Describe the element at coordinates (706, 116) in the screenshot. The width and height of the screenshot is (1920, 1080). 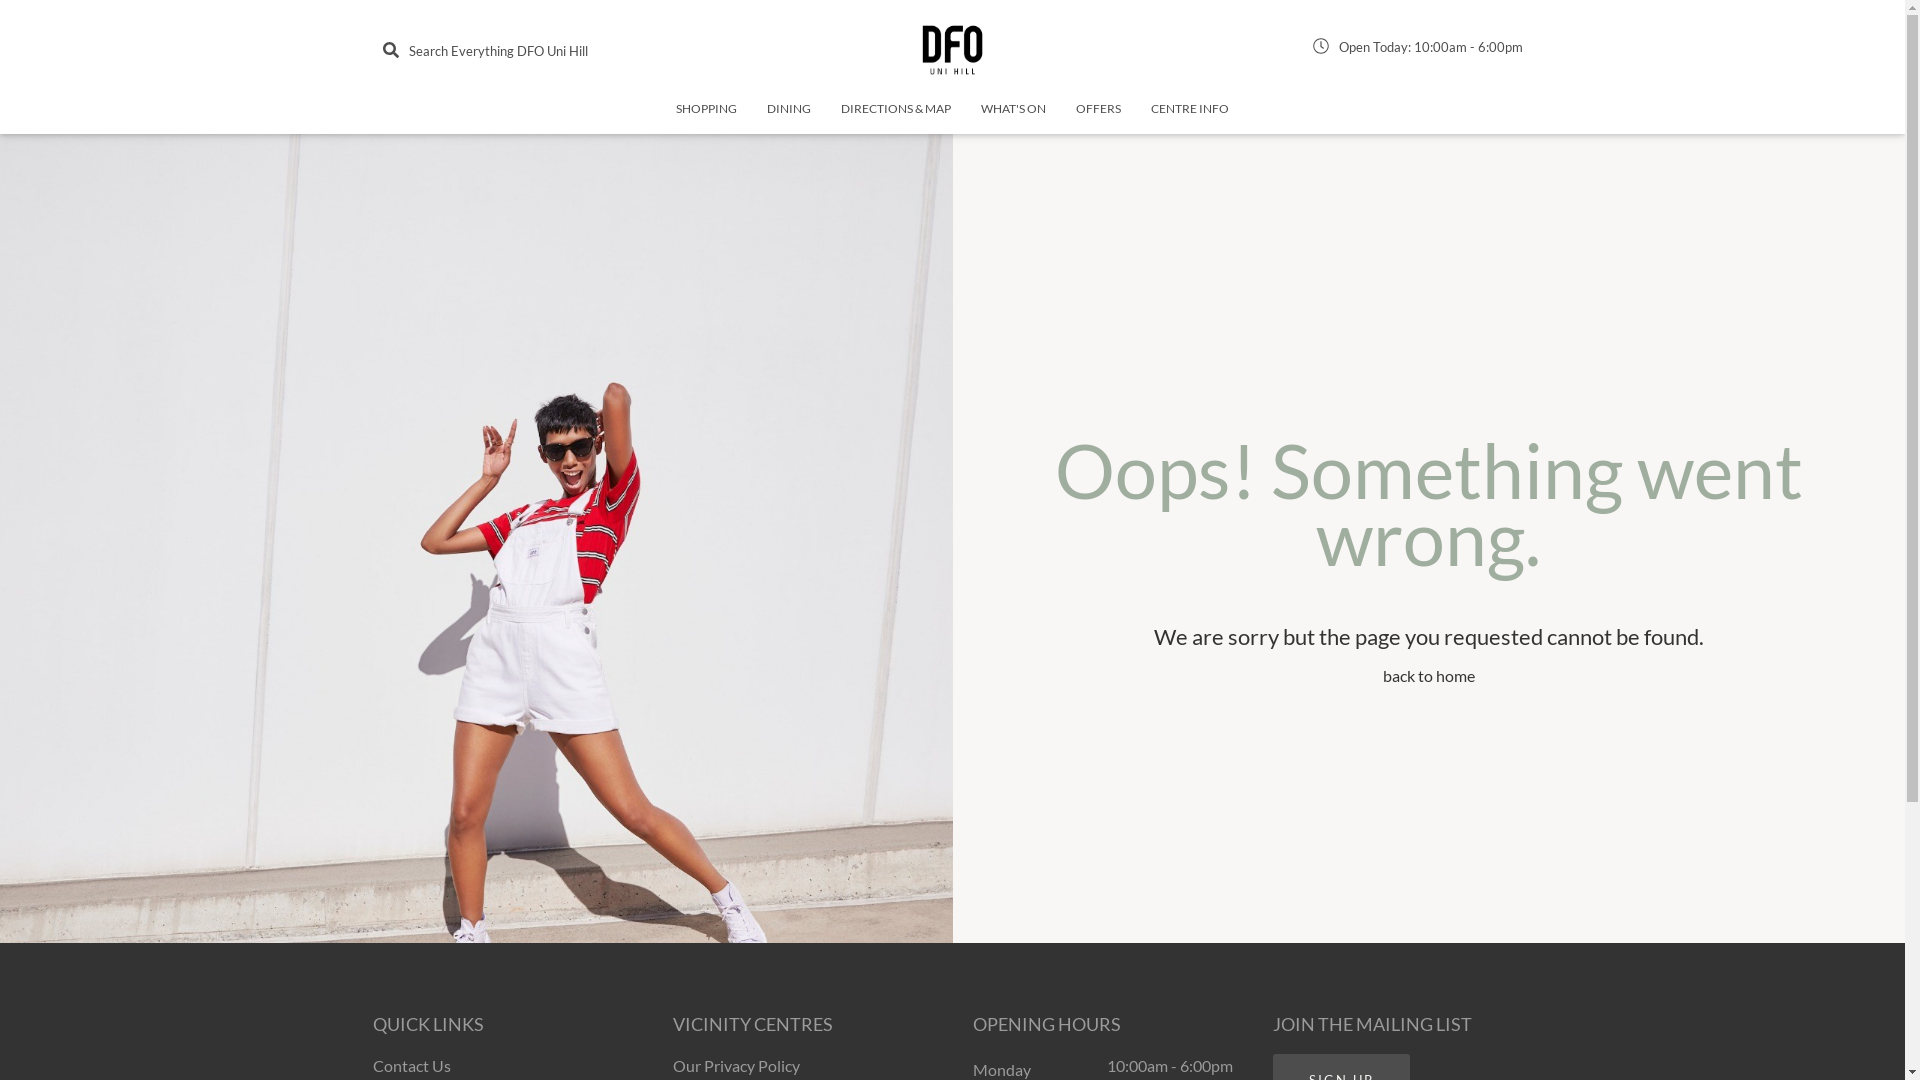
I see `'SHOPPING'` at that location.